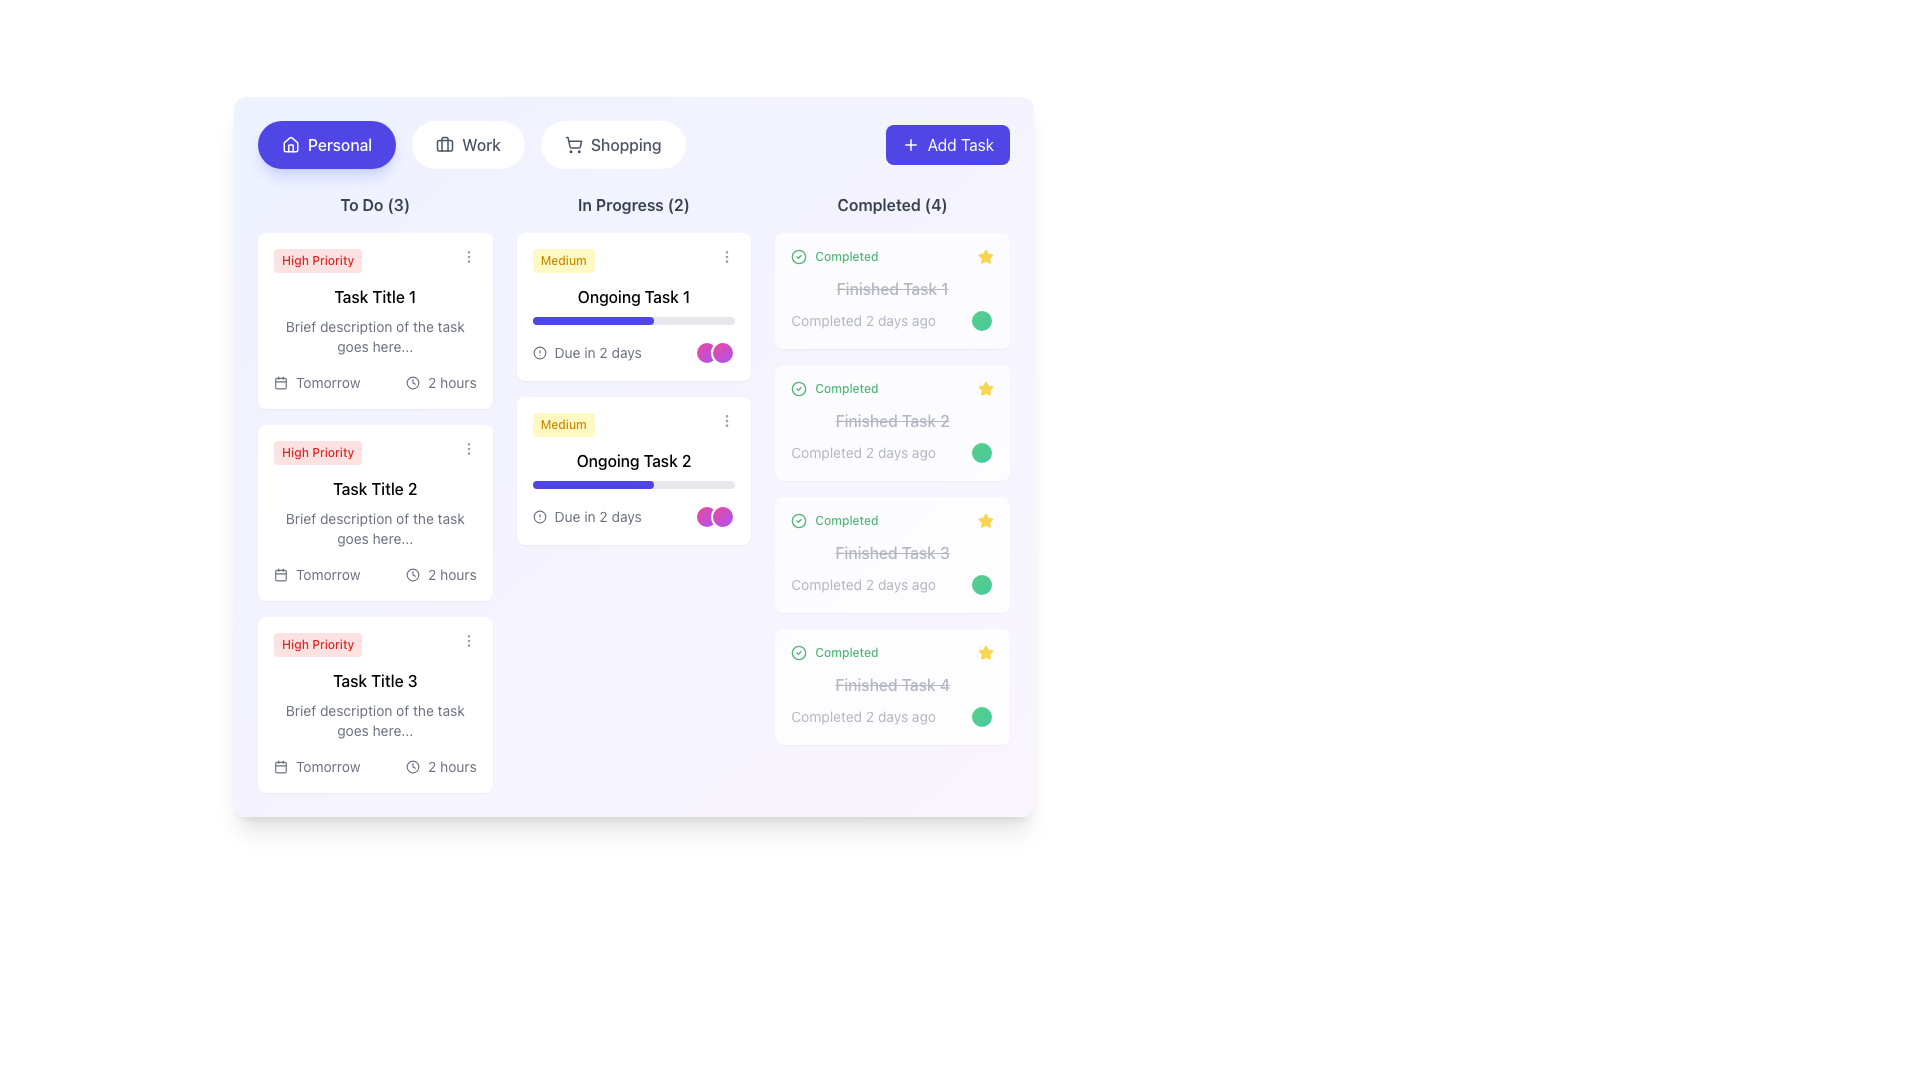  Describe the element at coordinates (280, 382) in the screenshot. I see `the icon that visually indicates dates or deadlines, located in the 'To Do' column preceding the 'Tomorrow' text associated with 'Task Title 1'` at that location.